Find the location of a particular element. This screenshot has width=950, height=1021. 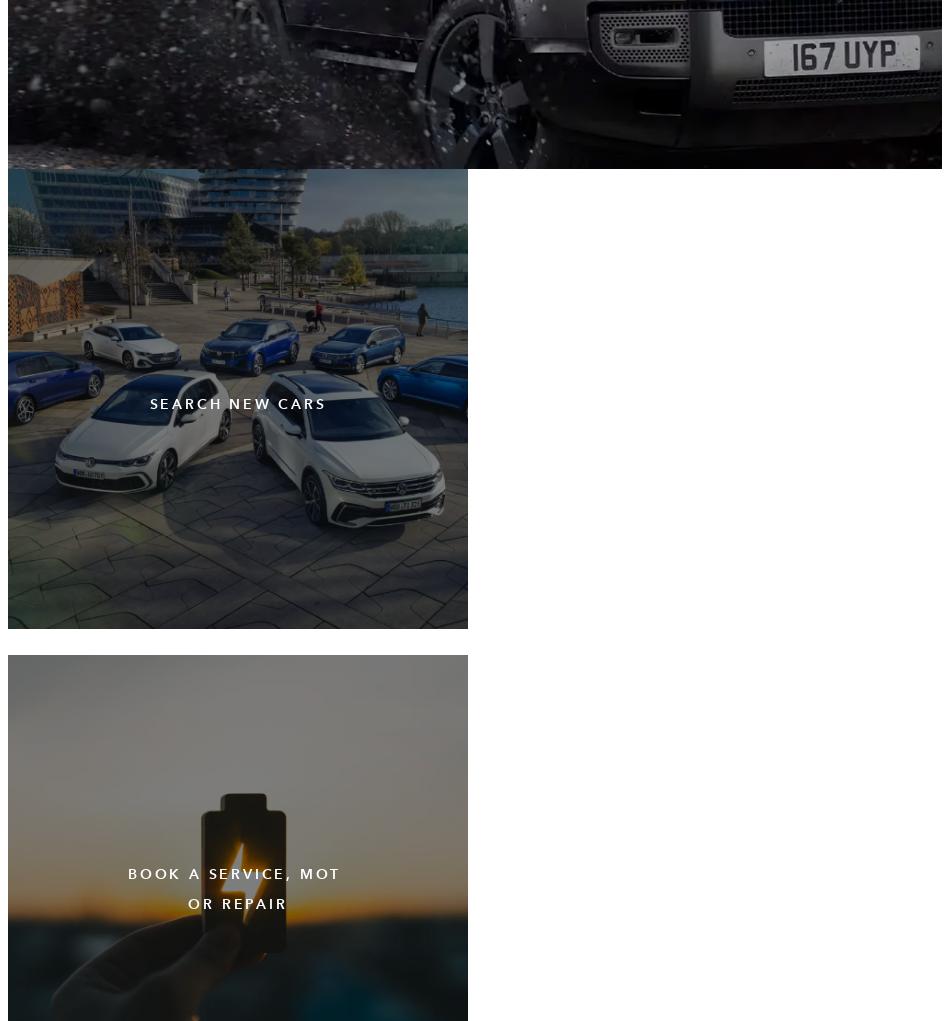

'Cookie Statement' is located at coordinates (72, 42).